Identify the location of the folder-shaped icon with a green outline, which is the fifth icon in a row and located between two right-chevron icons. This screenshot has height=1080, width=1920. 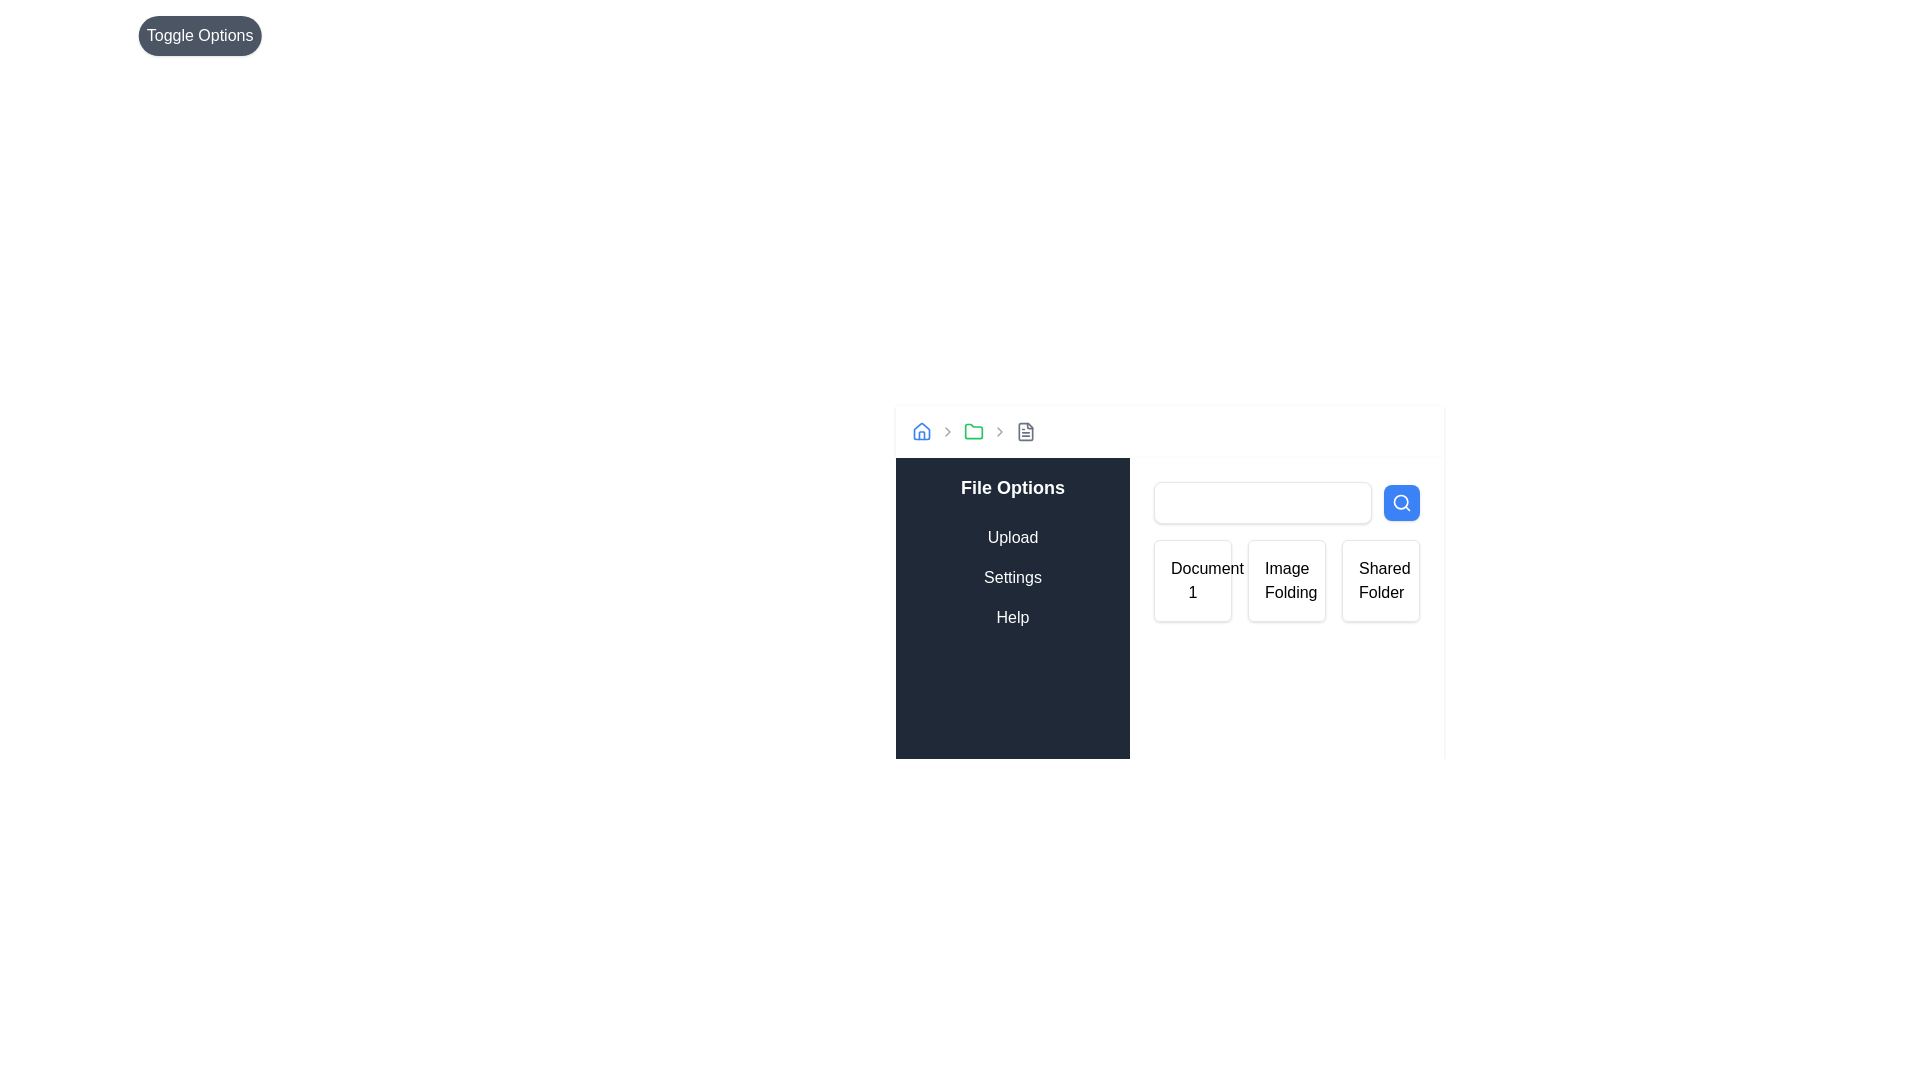
(974, 431).